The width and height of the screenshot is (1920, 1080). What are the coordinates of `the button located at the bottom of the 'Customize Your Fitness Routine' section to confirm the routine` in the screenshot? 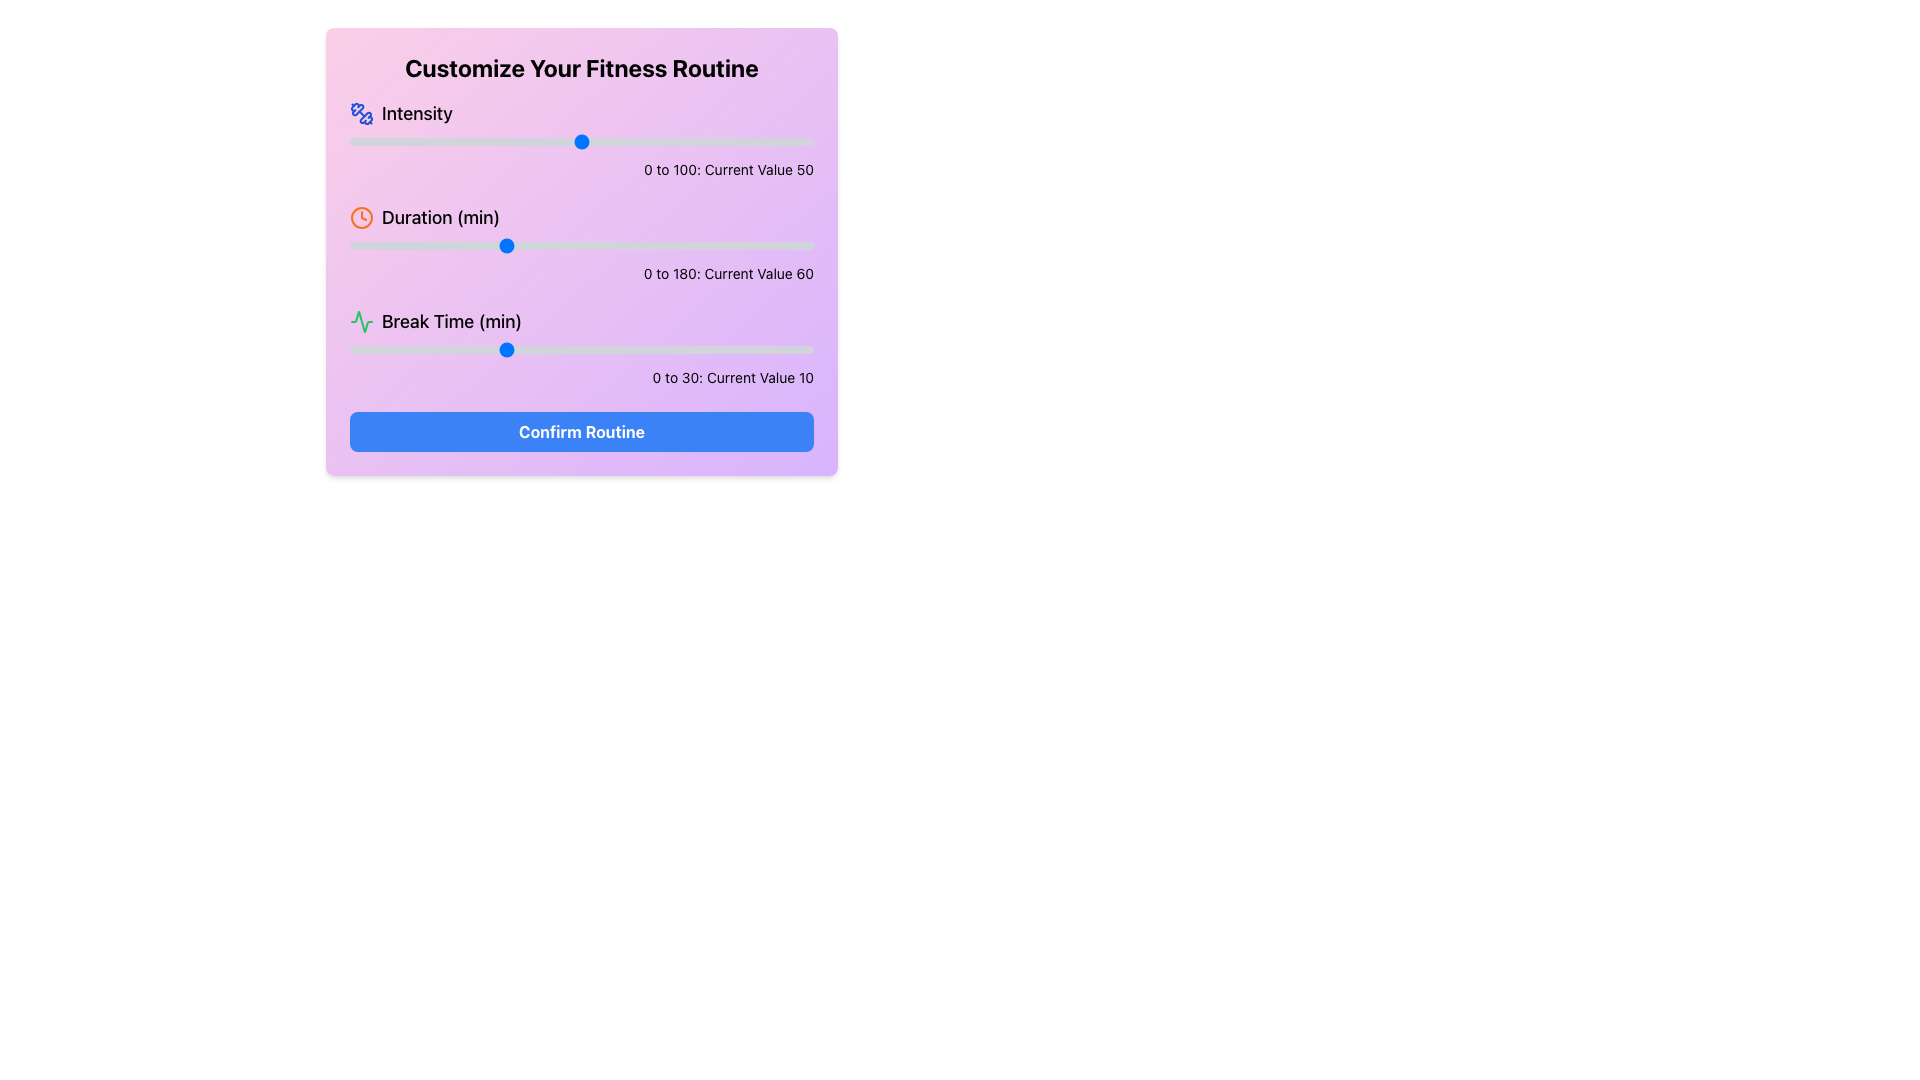 It's located at (580, 431).